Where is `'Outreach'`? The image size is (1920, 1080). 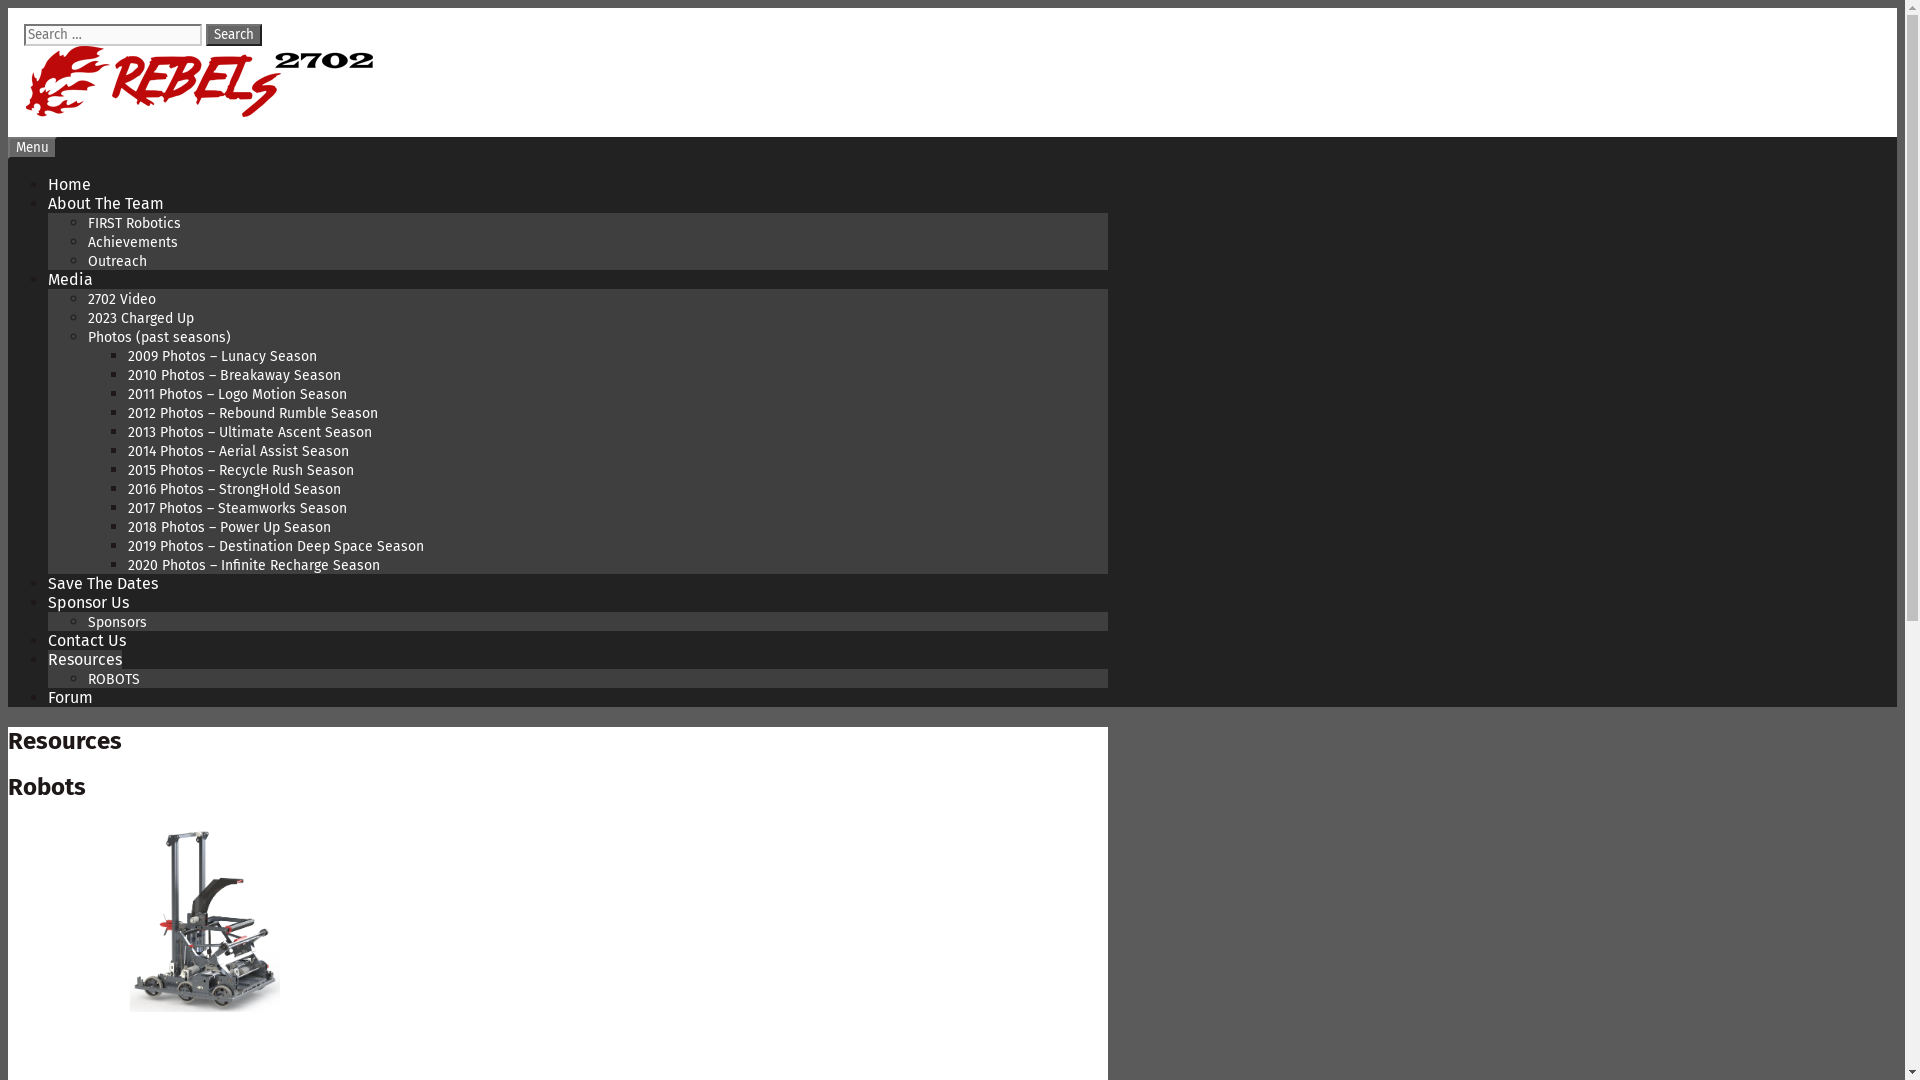 'Outreach' is located at coordinates (86, 260).